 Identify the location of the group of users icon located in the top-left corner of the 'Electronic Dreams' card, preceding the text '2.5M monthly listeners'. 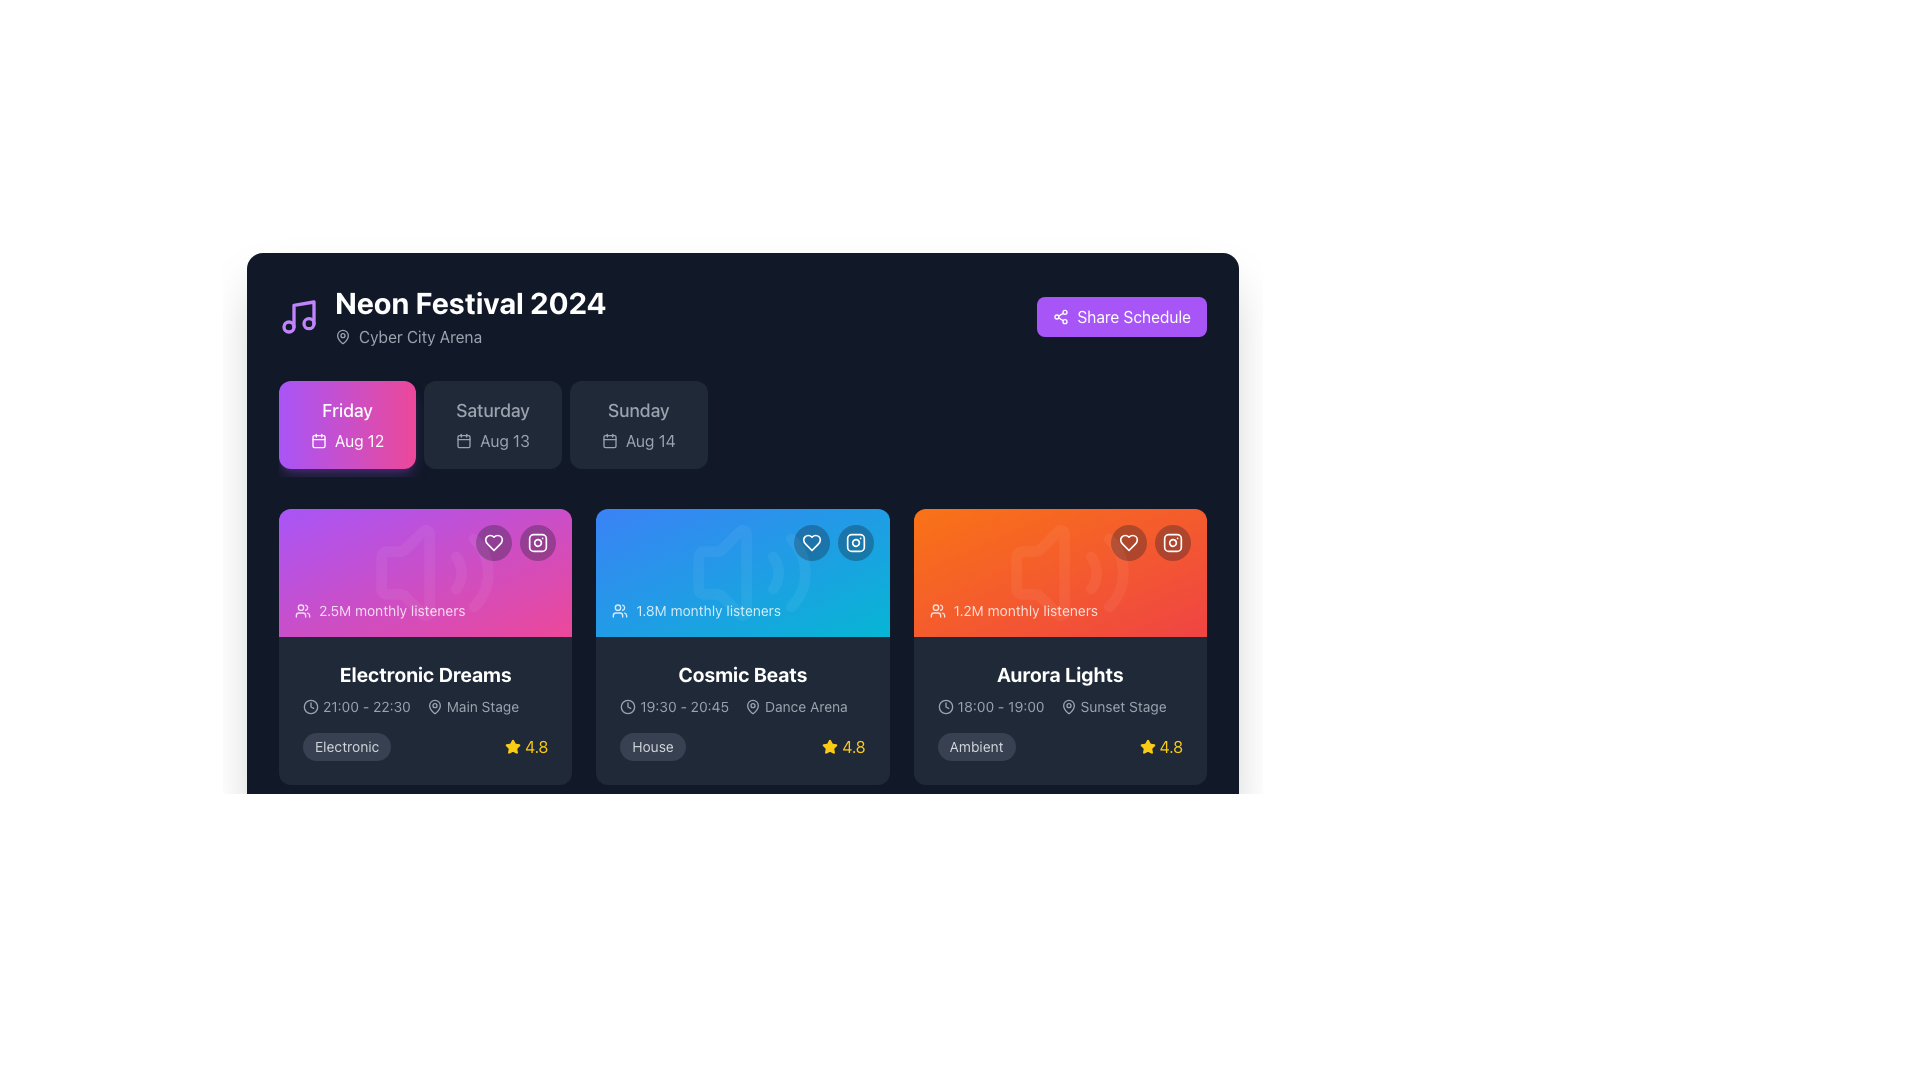
(301, 609).